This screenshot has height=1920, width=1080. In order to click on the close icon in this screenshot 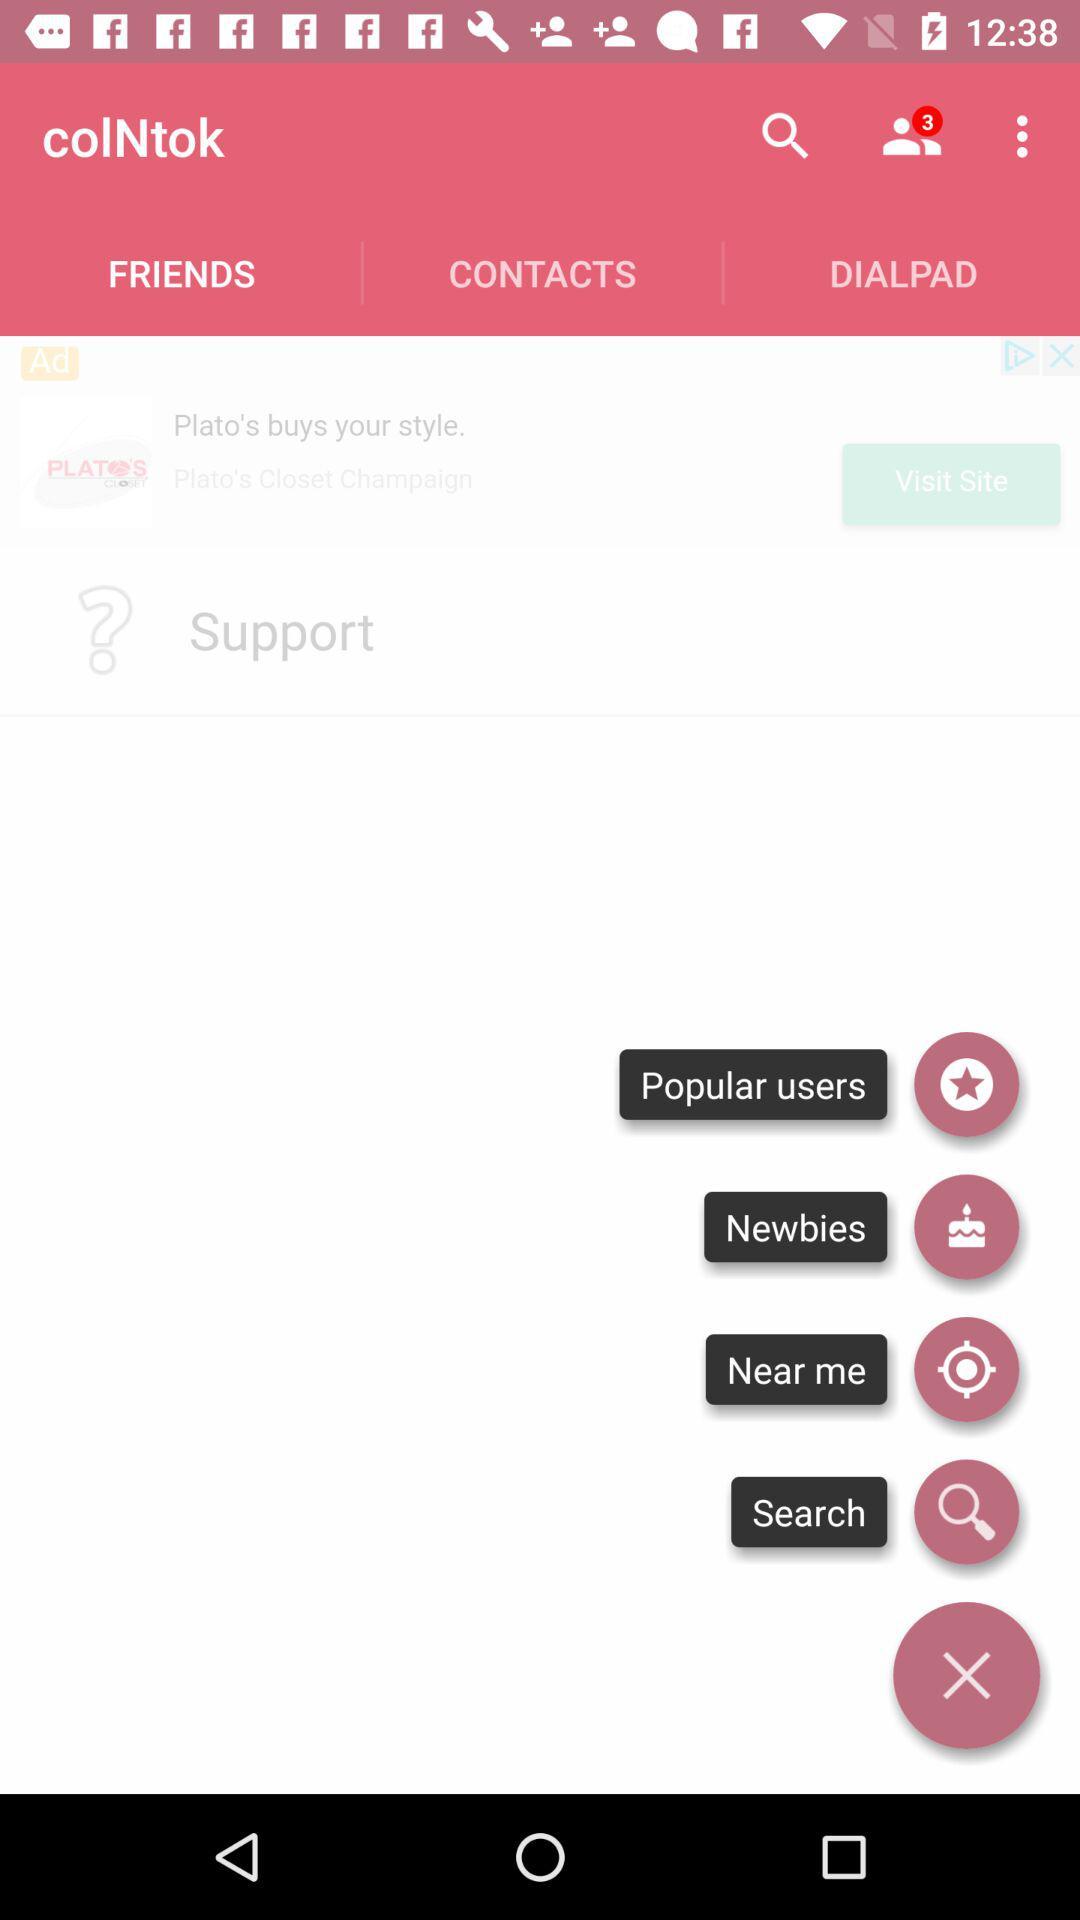, I will do `click(965, 1675)`.